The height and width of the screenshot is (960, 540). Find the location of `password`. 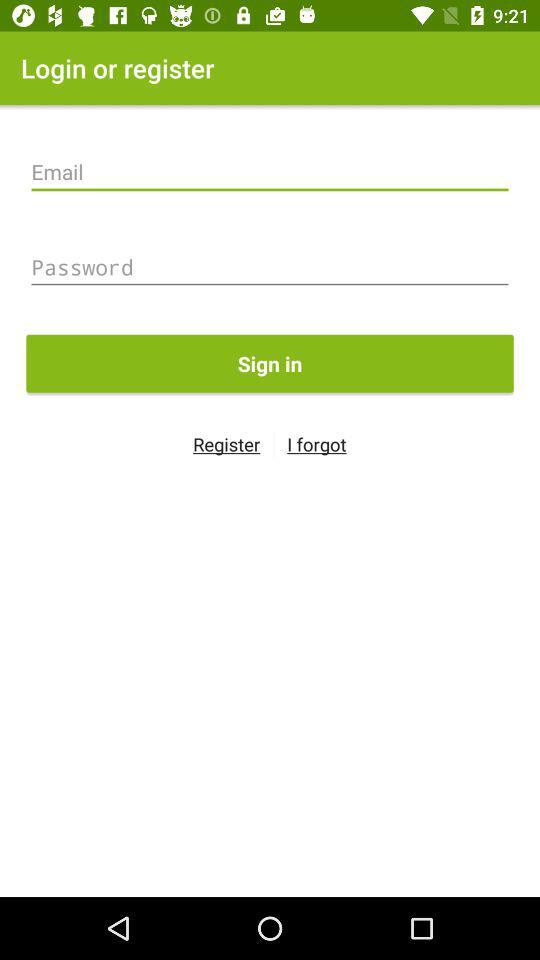

password is located at coordinates (270, 266).